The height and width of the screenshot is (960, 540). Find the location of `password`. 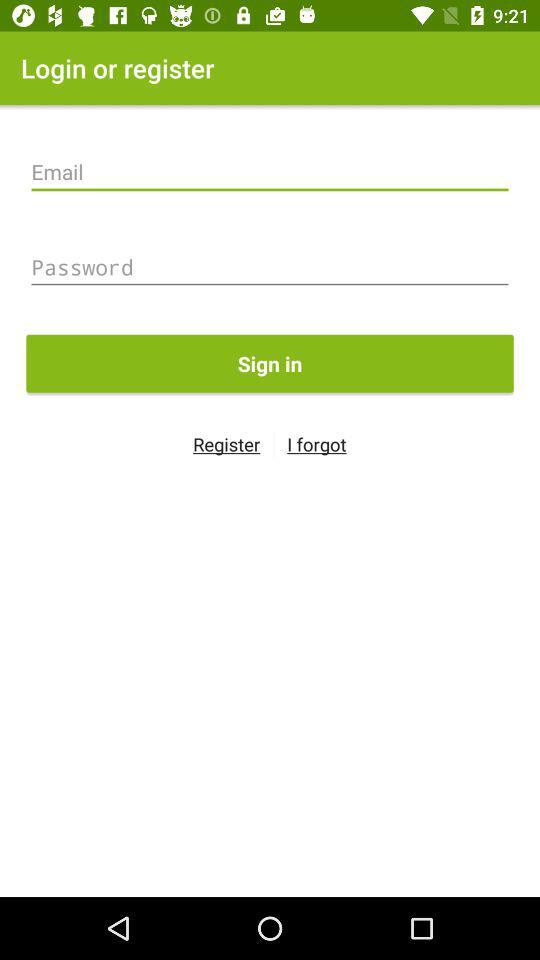

password is located at coordinates (270, 266).